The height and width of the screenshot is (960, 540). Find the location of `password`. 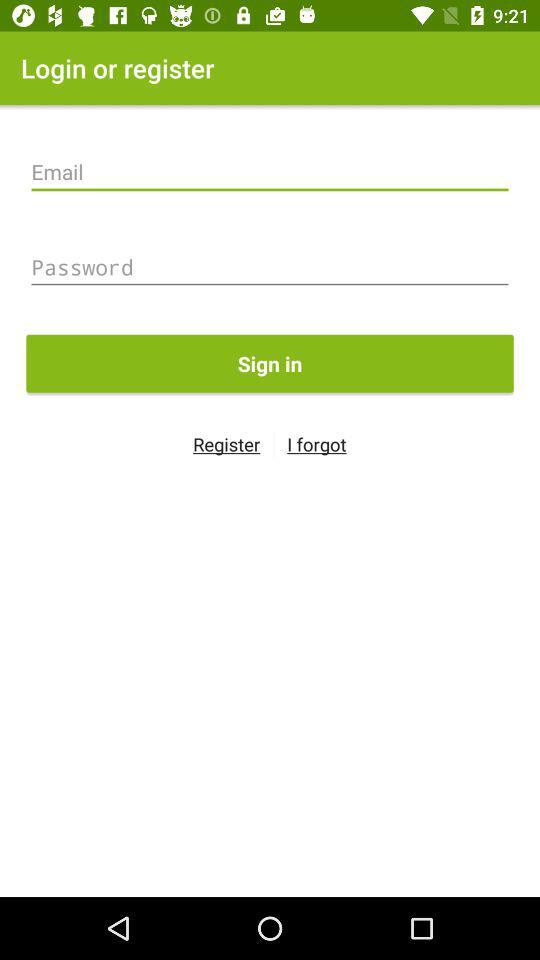

password is located at coordinates (270, 266).